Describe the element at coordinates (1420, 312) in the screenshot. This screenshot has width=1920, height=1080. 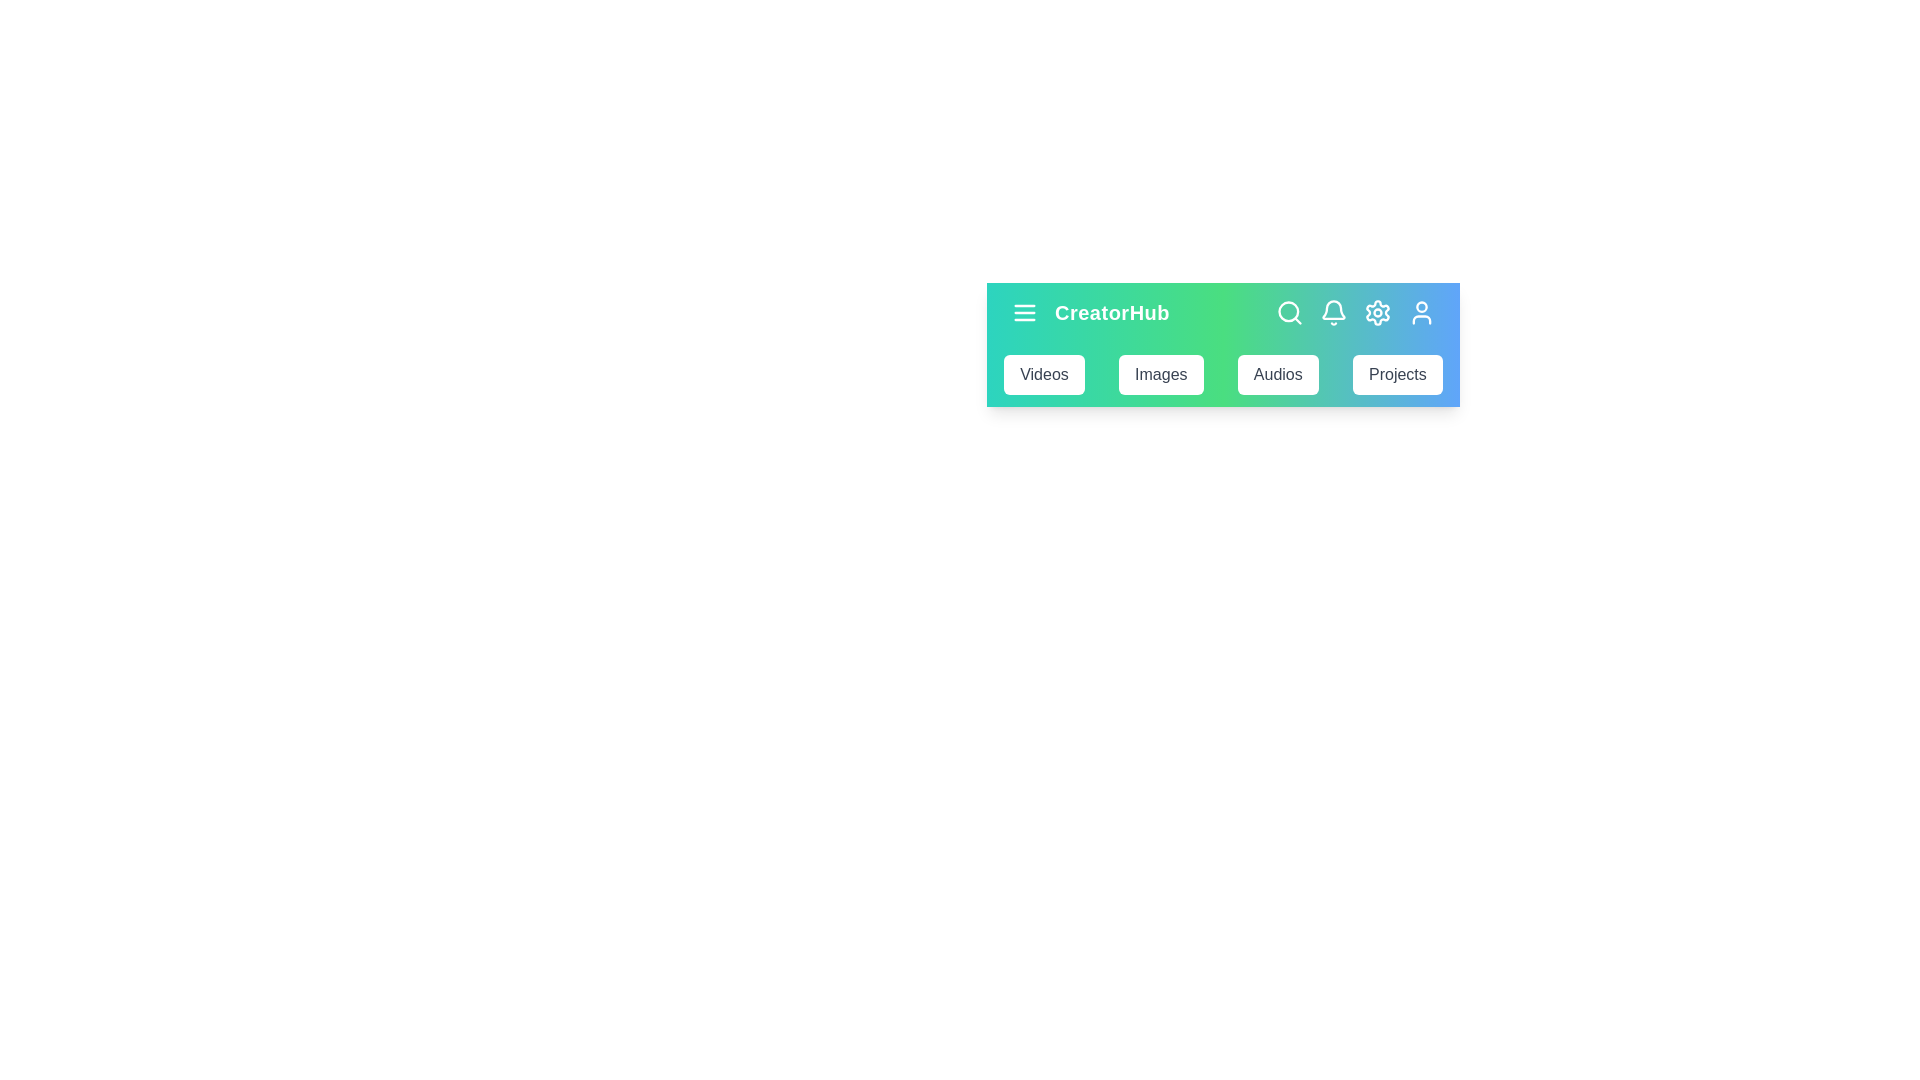
I see `the user icon to access the user profile options` at that location.